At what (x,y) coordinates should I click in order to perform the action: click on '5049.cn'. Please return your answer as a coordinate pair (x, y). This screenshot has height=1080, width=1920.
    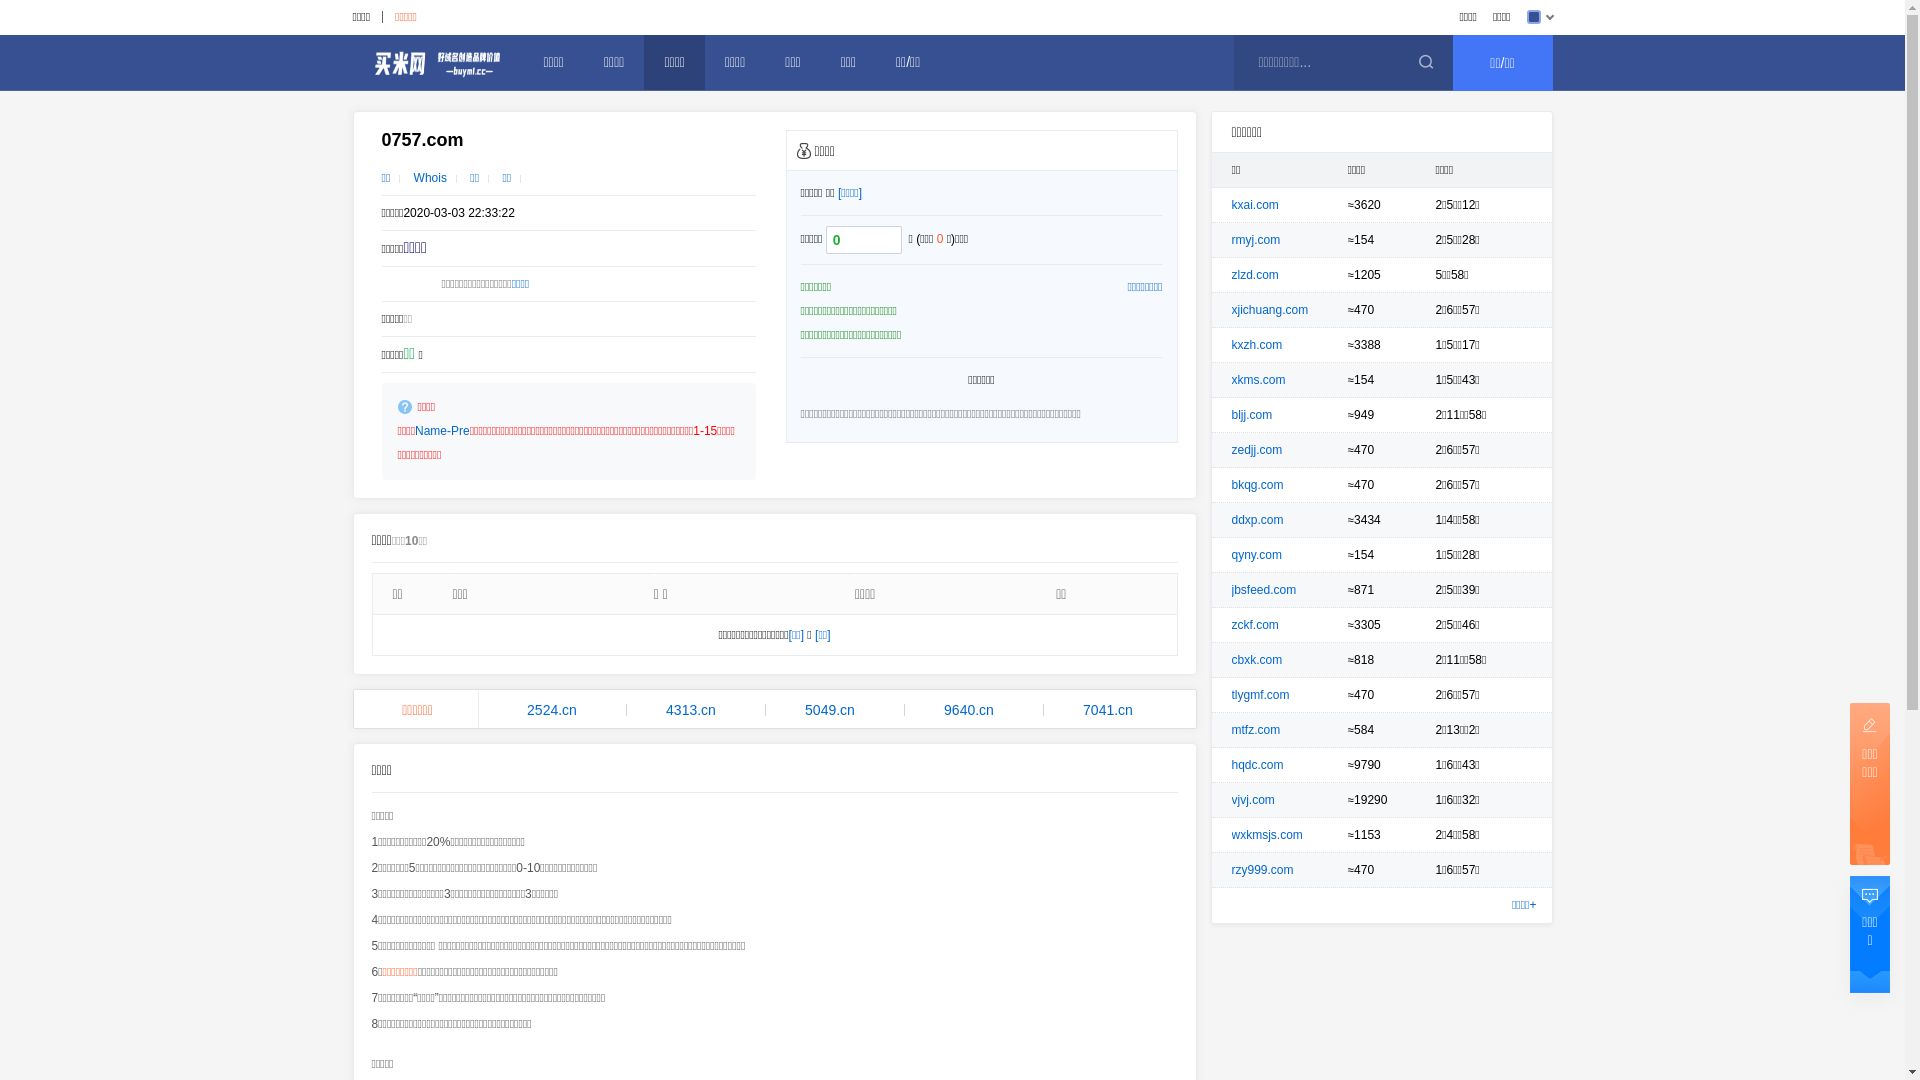
    Looking at the image, I should click on (829, 708).